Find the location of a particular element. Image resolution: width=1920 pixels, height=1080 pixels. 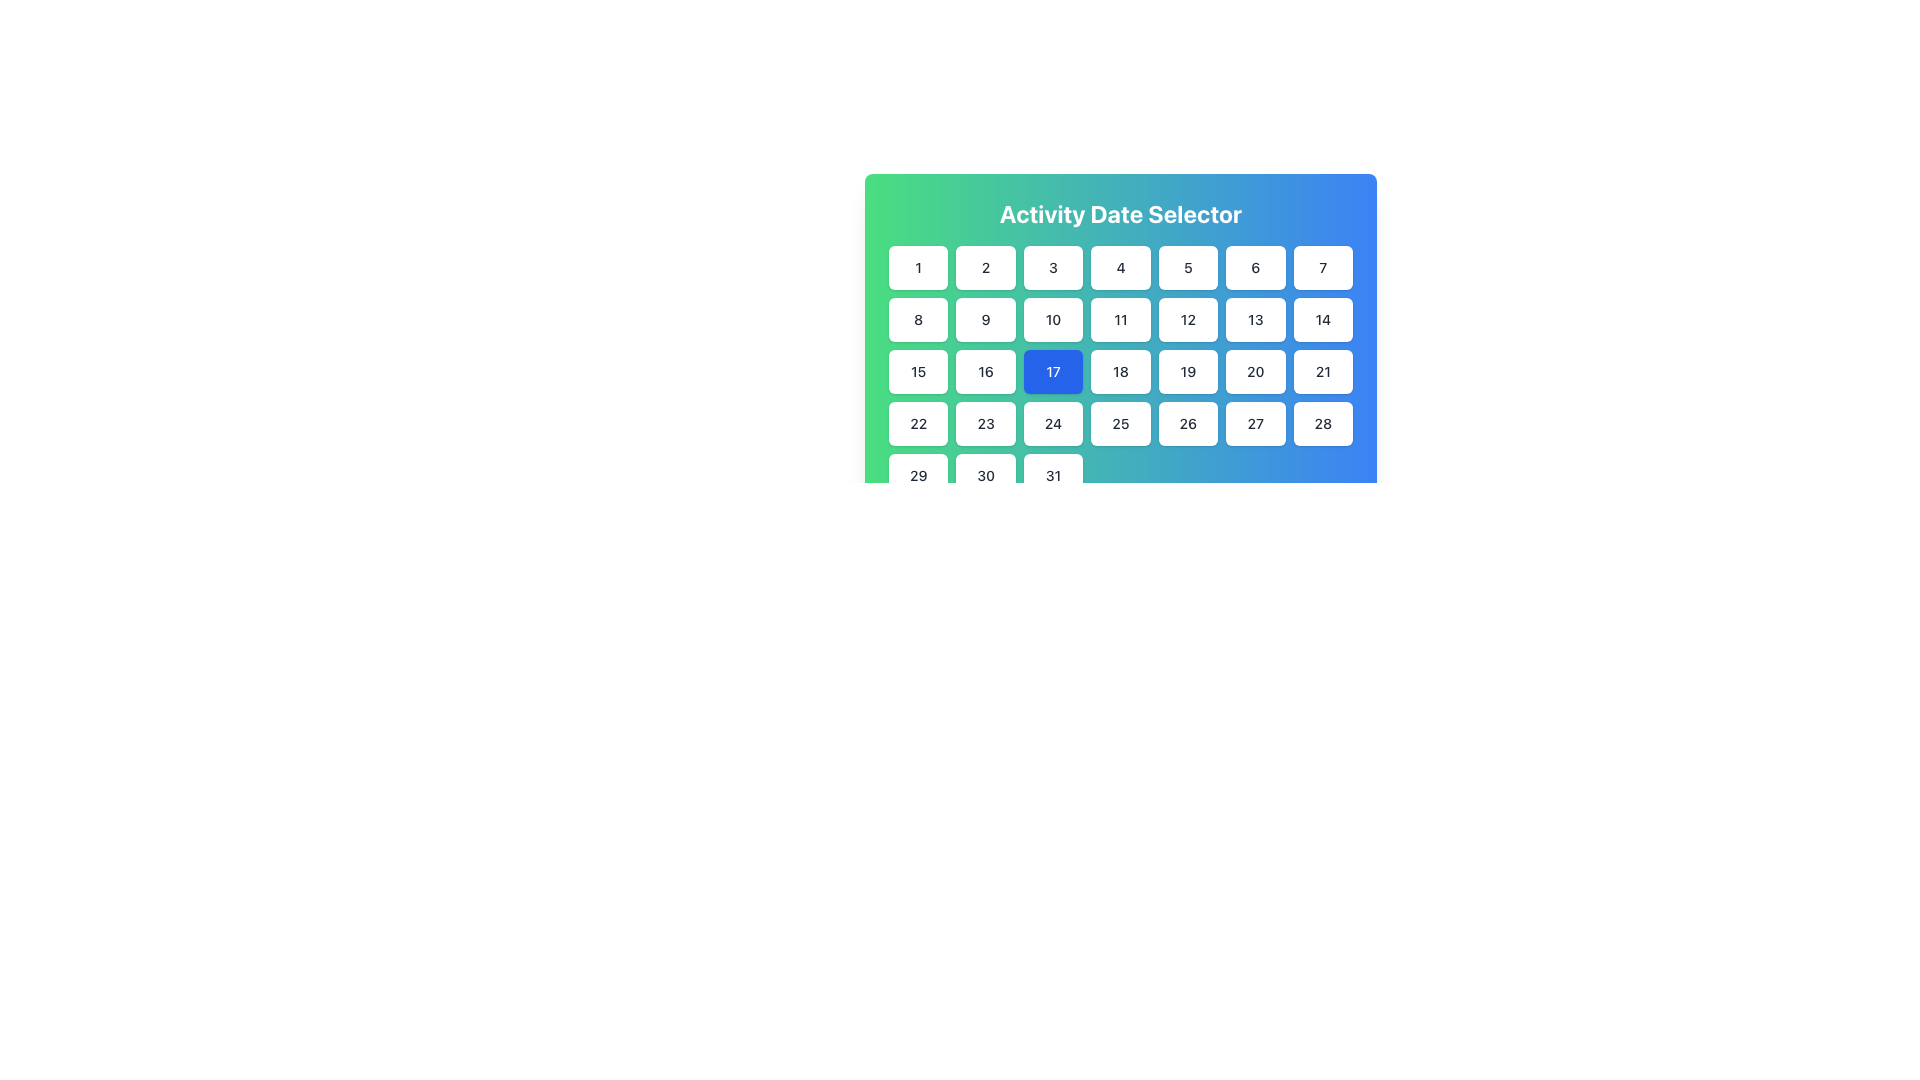

the date selector button located in the third row and first column of the grid is located at coordinates (917, 371).